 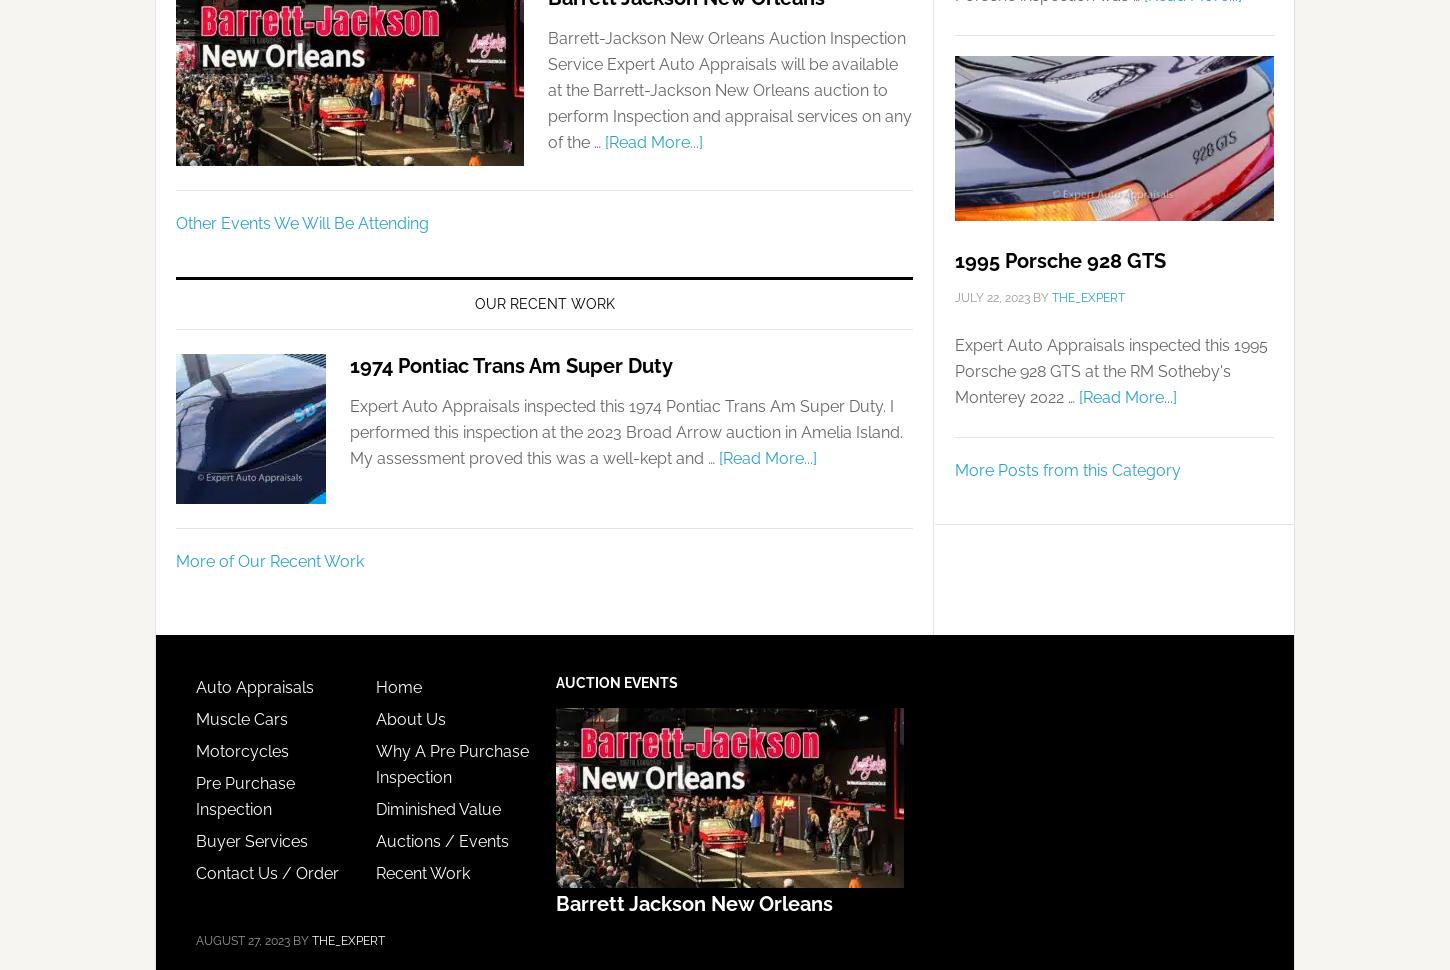 What do you see at coordinates (374, 762) in the screenshot?
I see `'Why A Pre Purchase Inspection'` at bounding box center [374, 762].